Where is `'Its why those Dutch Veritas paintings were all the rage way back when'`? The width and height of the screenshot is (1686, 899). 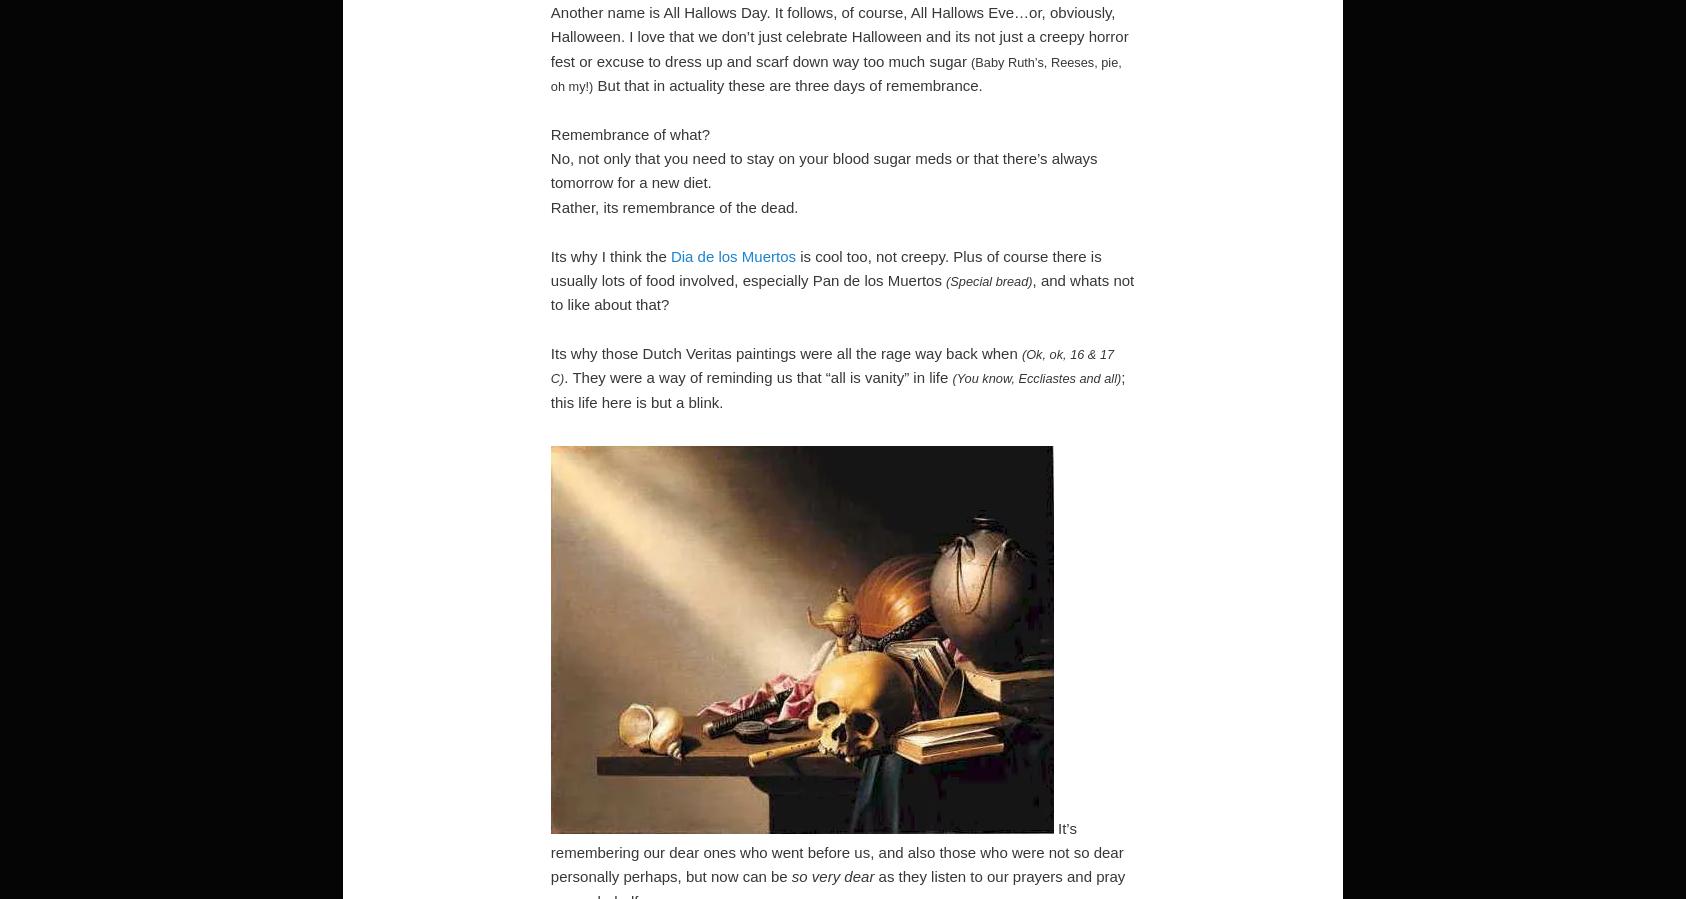
'Its why those Dutch Veritas paintings were all the rage way back when' is located at coordinates (785, 352).